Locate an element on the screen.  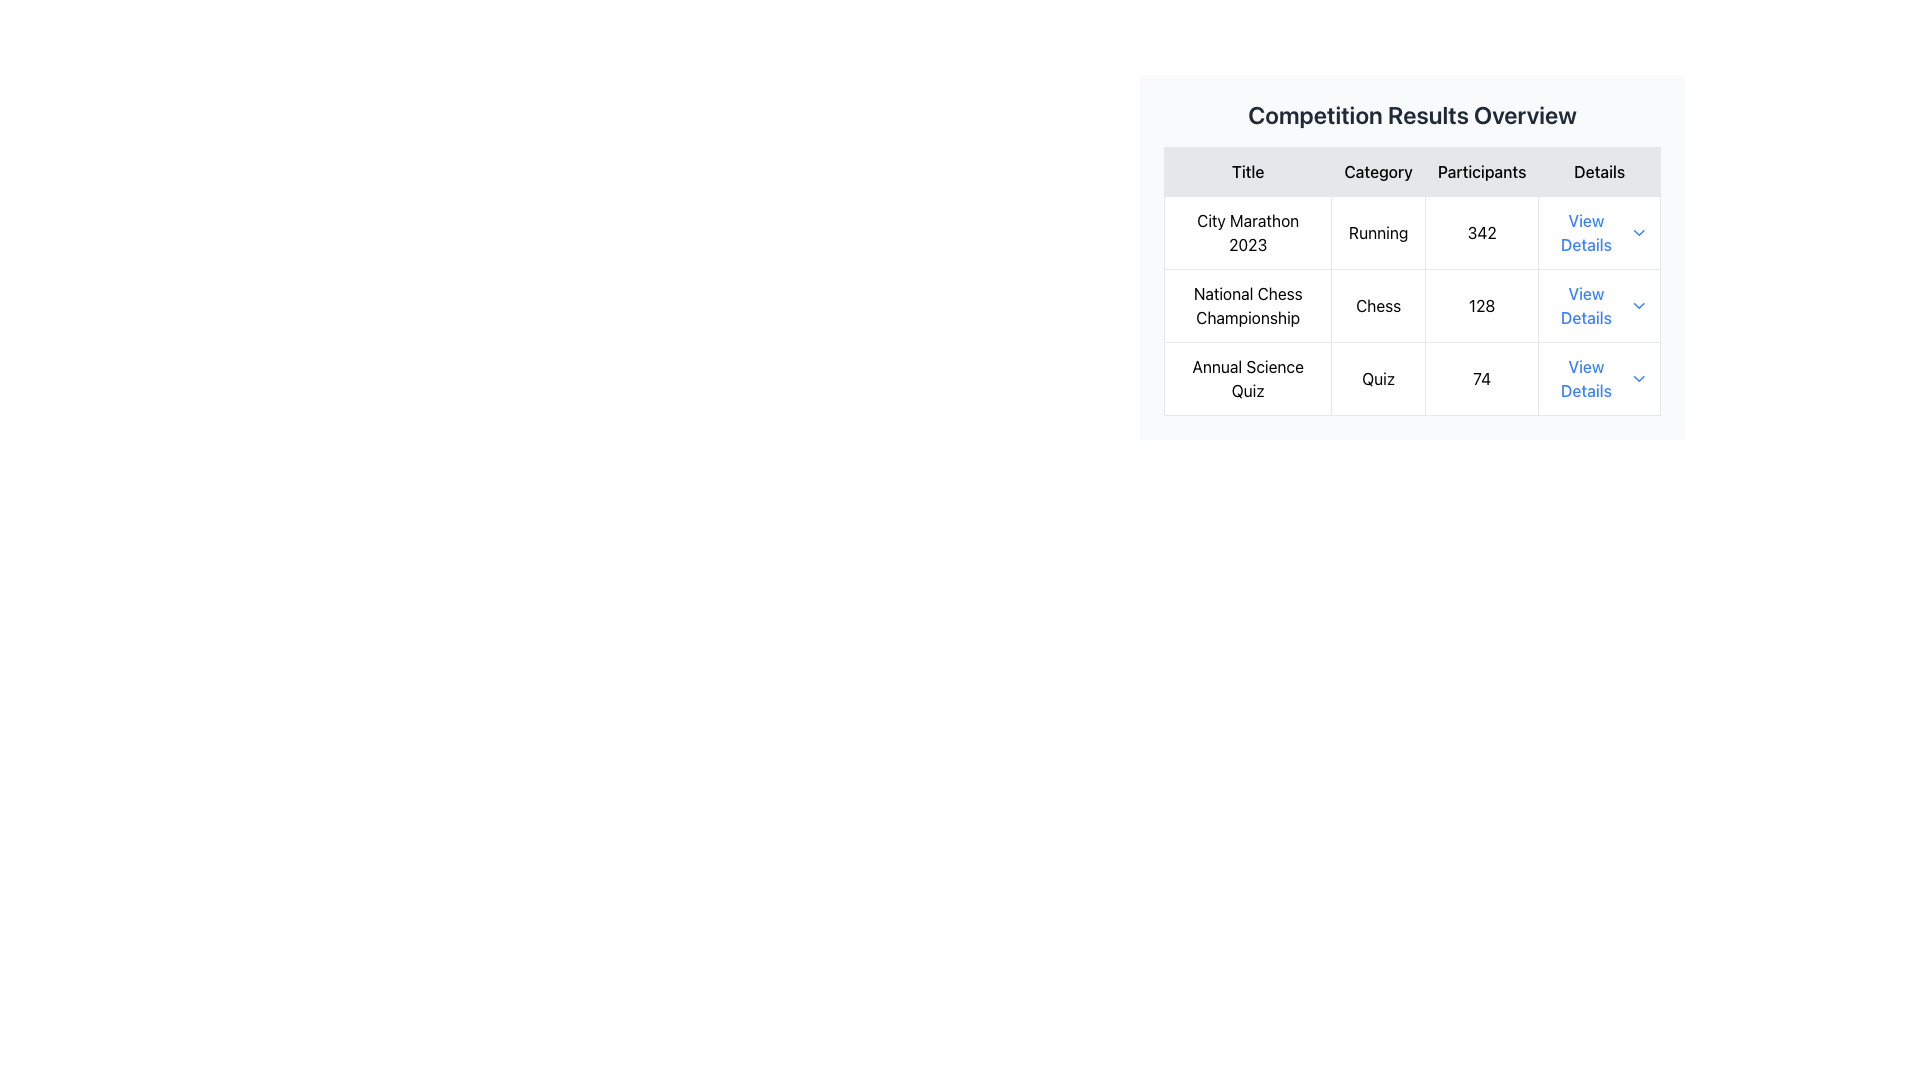
the 'View Details' link in the third row under the 'Details' column of the 'Competition Results Overview' table, which is aligned with 'Annual Science Quiz' is located at coordinates (1585, 378).